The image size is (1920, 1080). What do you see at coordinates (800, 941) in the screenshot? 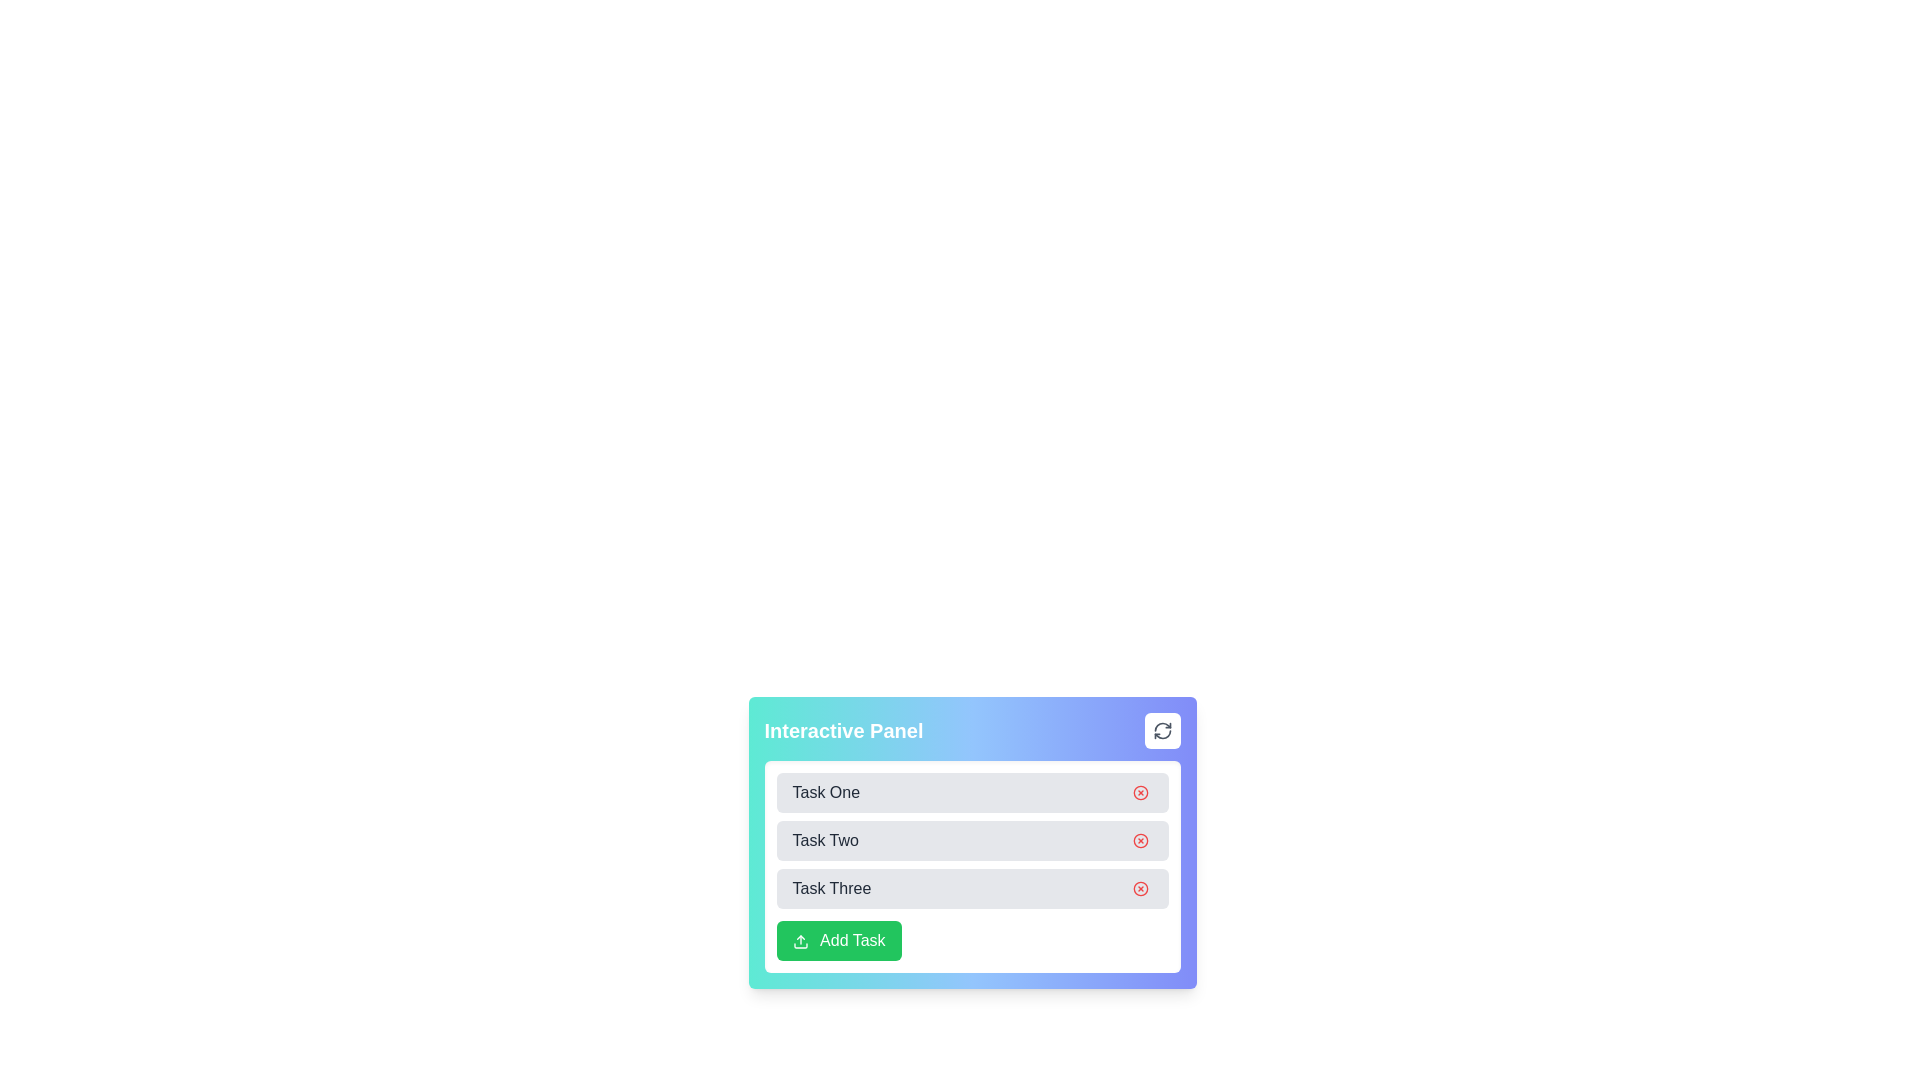
I see `the 'Add Task' button which contains the upload icon located to the left of the 'Add Task' text` at bounding box center [800, 941].